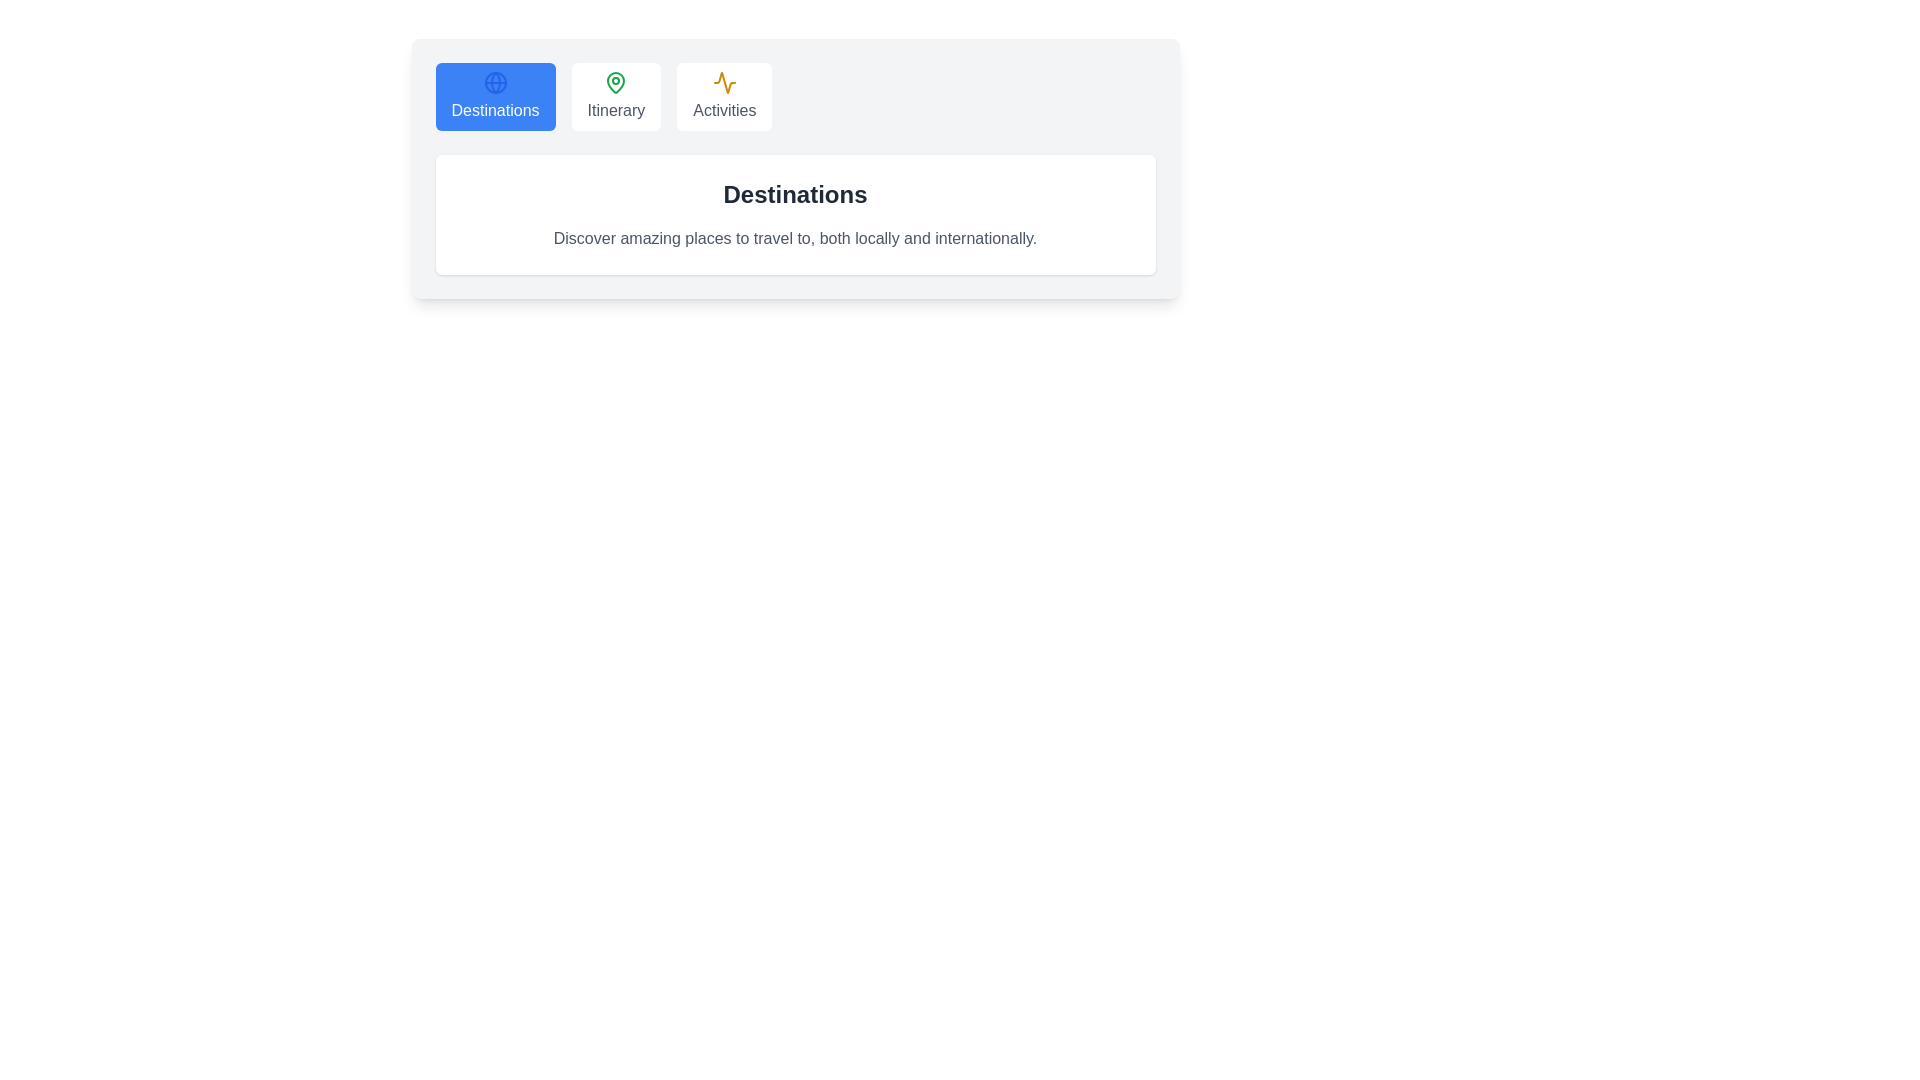  Describe the element at coordinates (723, 96) in the screenshot. I see `the tab labeled Activities to observe the hover effect` at that location.